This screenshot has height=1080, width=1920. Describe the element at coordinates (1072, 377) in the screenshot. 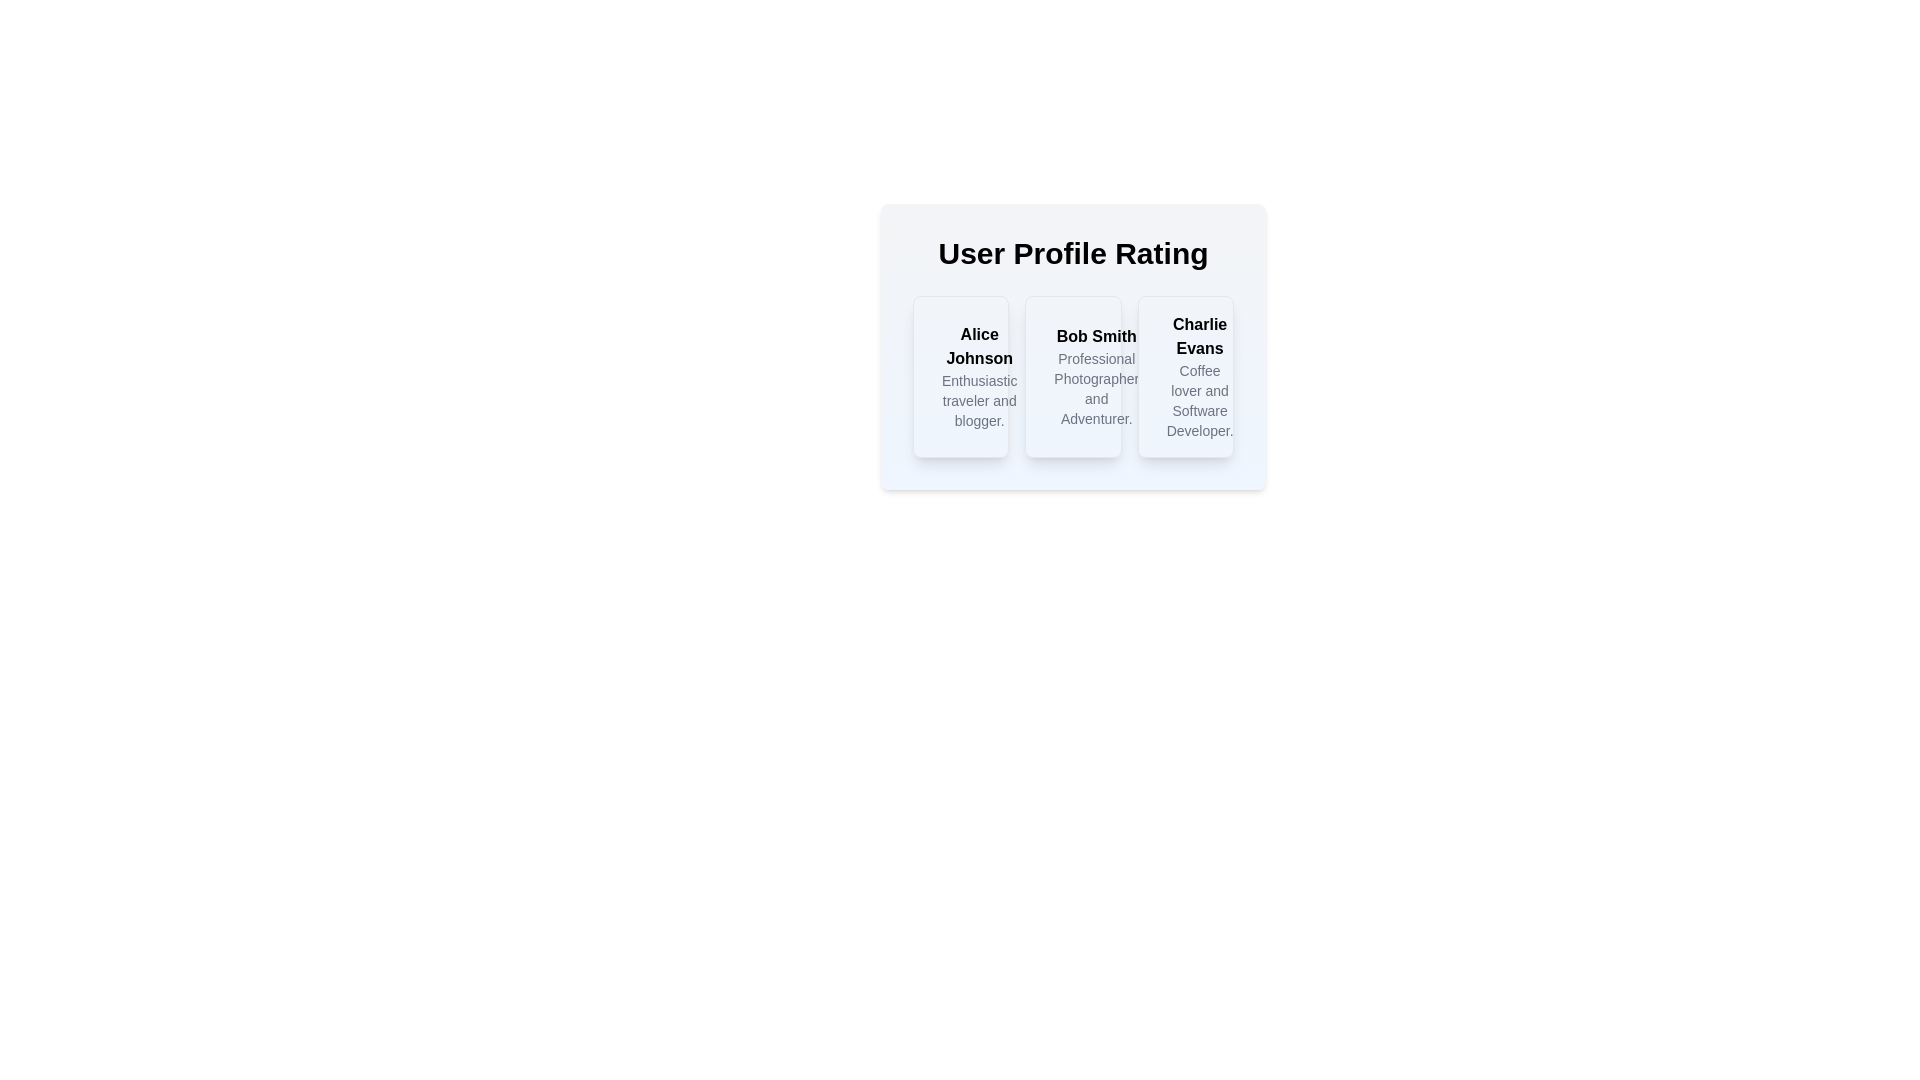

I see `to select the middle user profile card representing the user in the three-card grid layout titled 'User Profile Rating'` at that location.